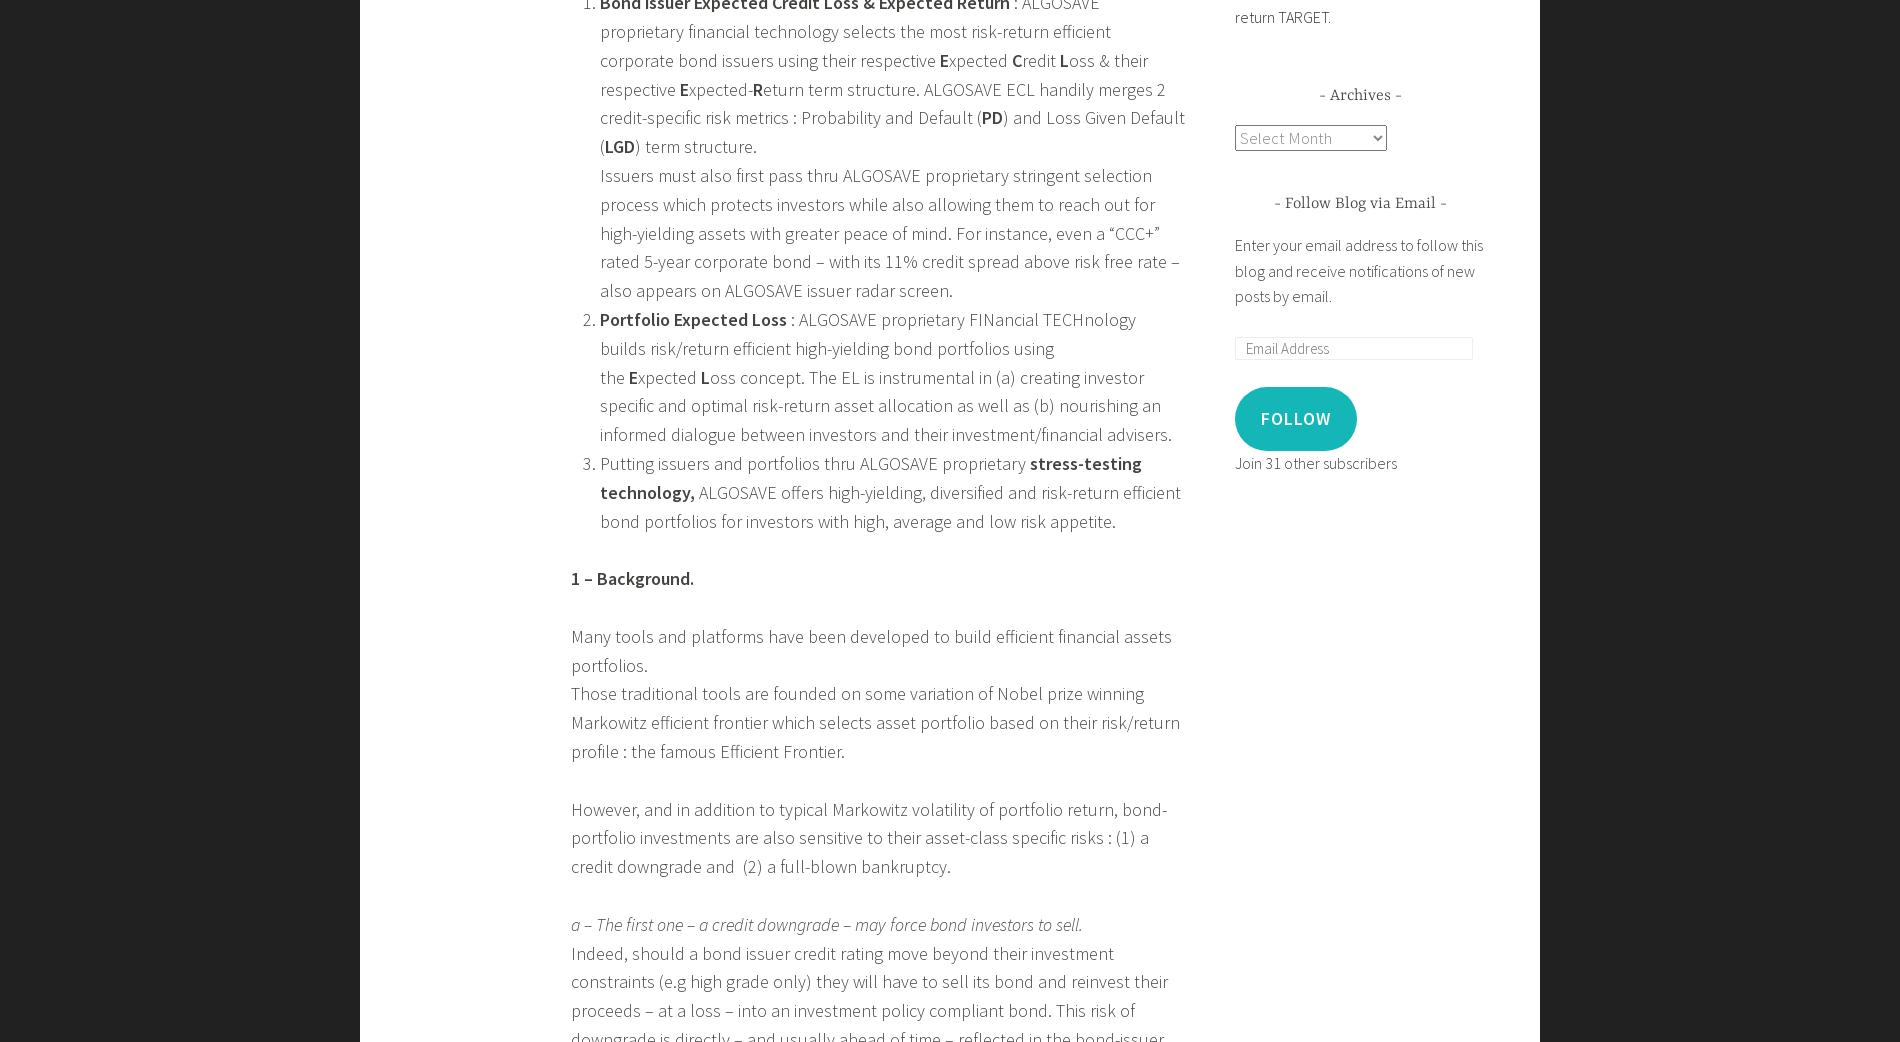  What do you see at coordinates (888, 231) in the screenshot?
I see `'Issuers must also first pass thru ALGOSAVE proprietary stringent selection process which protects investors while also allowing them to reach out for high-yielding assets with greater peace of mind. For instance, even a “CCC+” rated 5-year corporate bond – with its 11% credit spread above risk free rate – also appears on ALGOSAVE issuer radar screen.'` at bounding box center [888, 231].